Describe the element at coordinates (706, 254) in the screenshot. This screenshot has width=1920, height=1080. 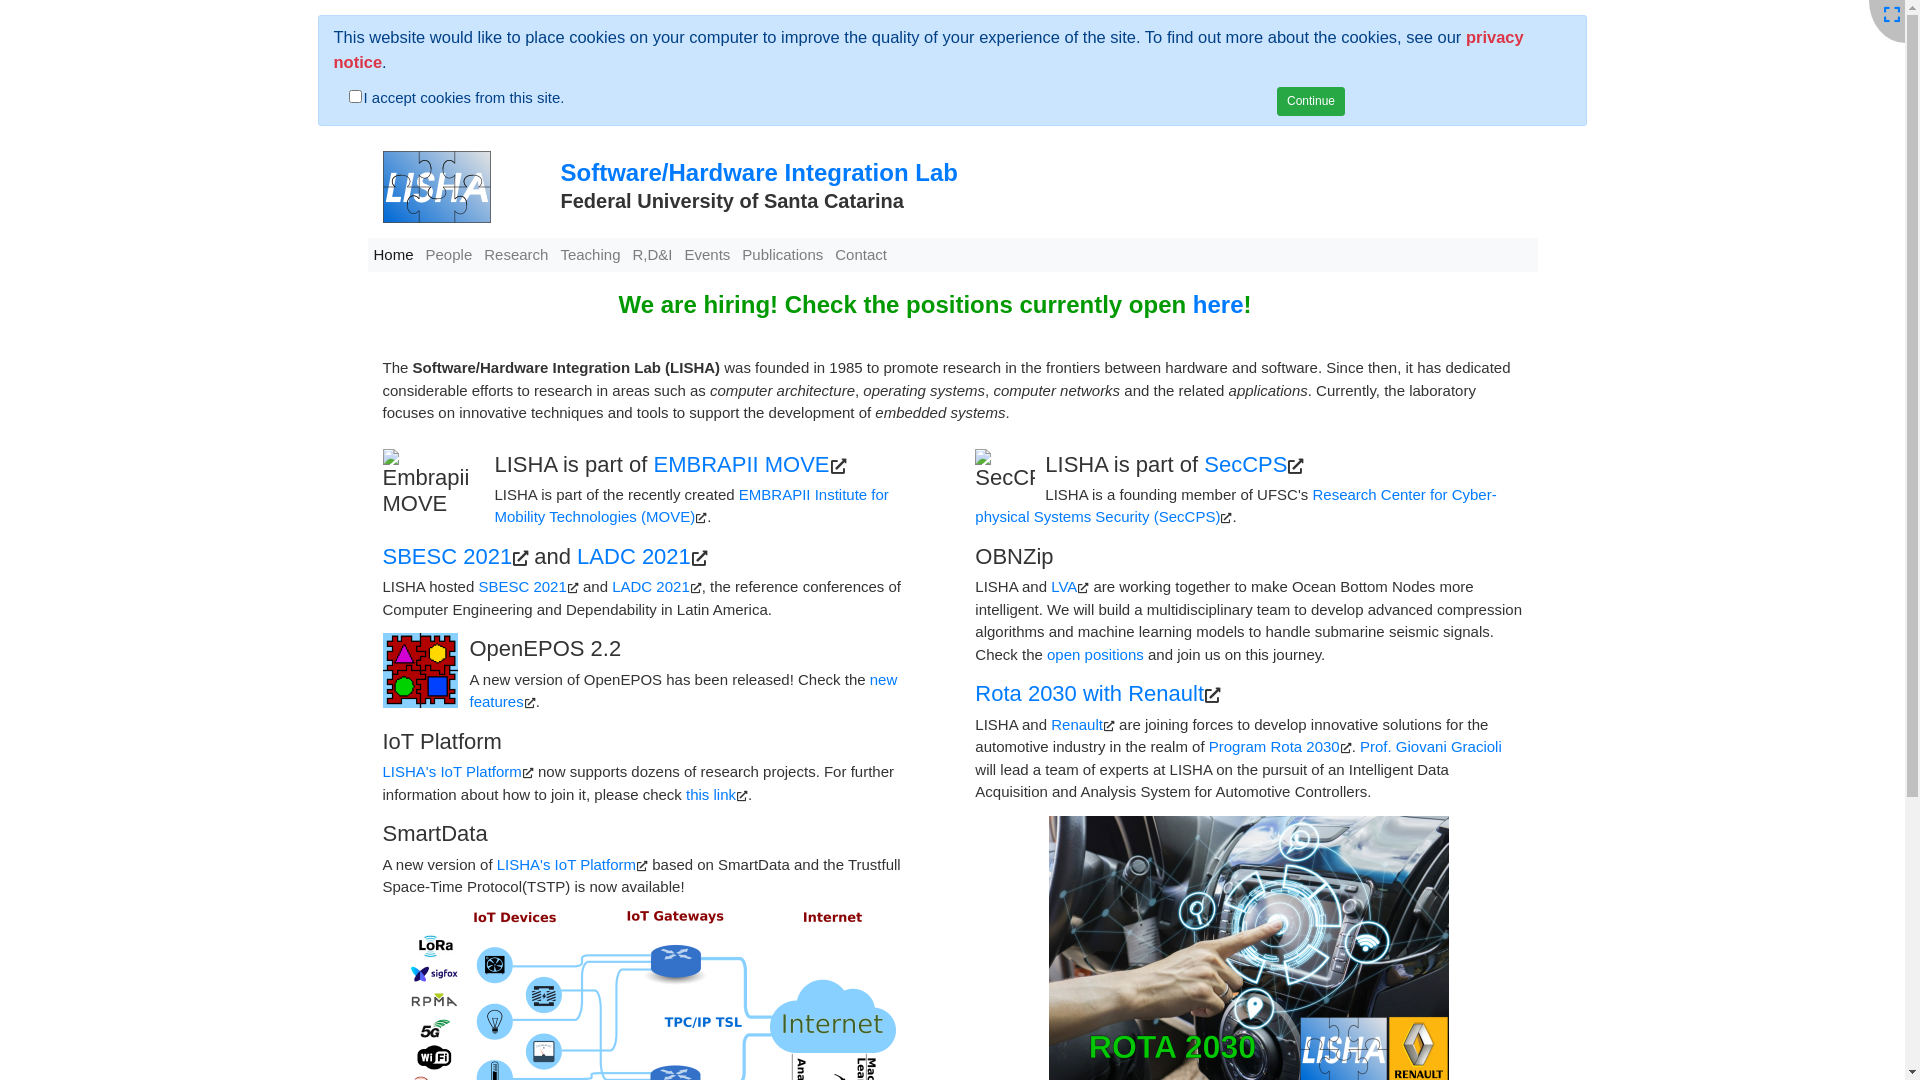
I see `'Events'` at that location.